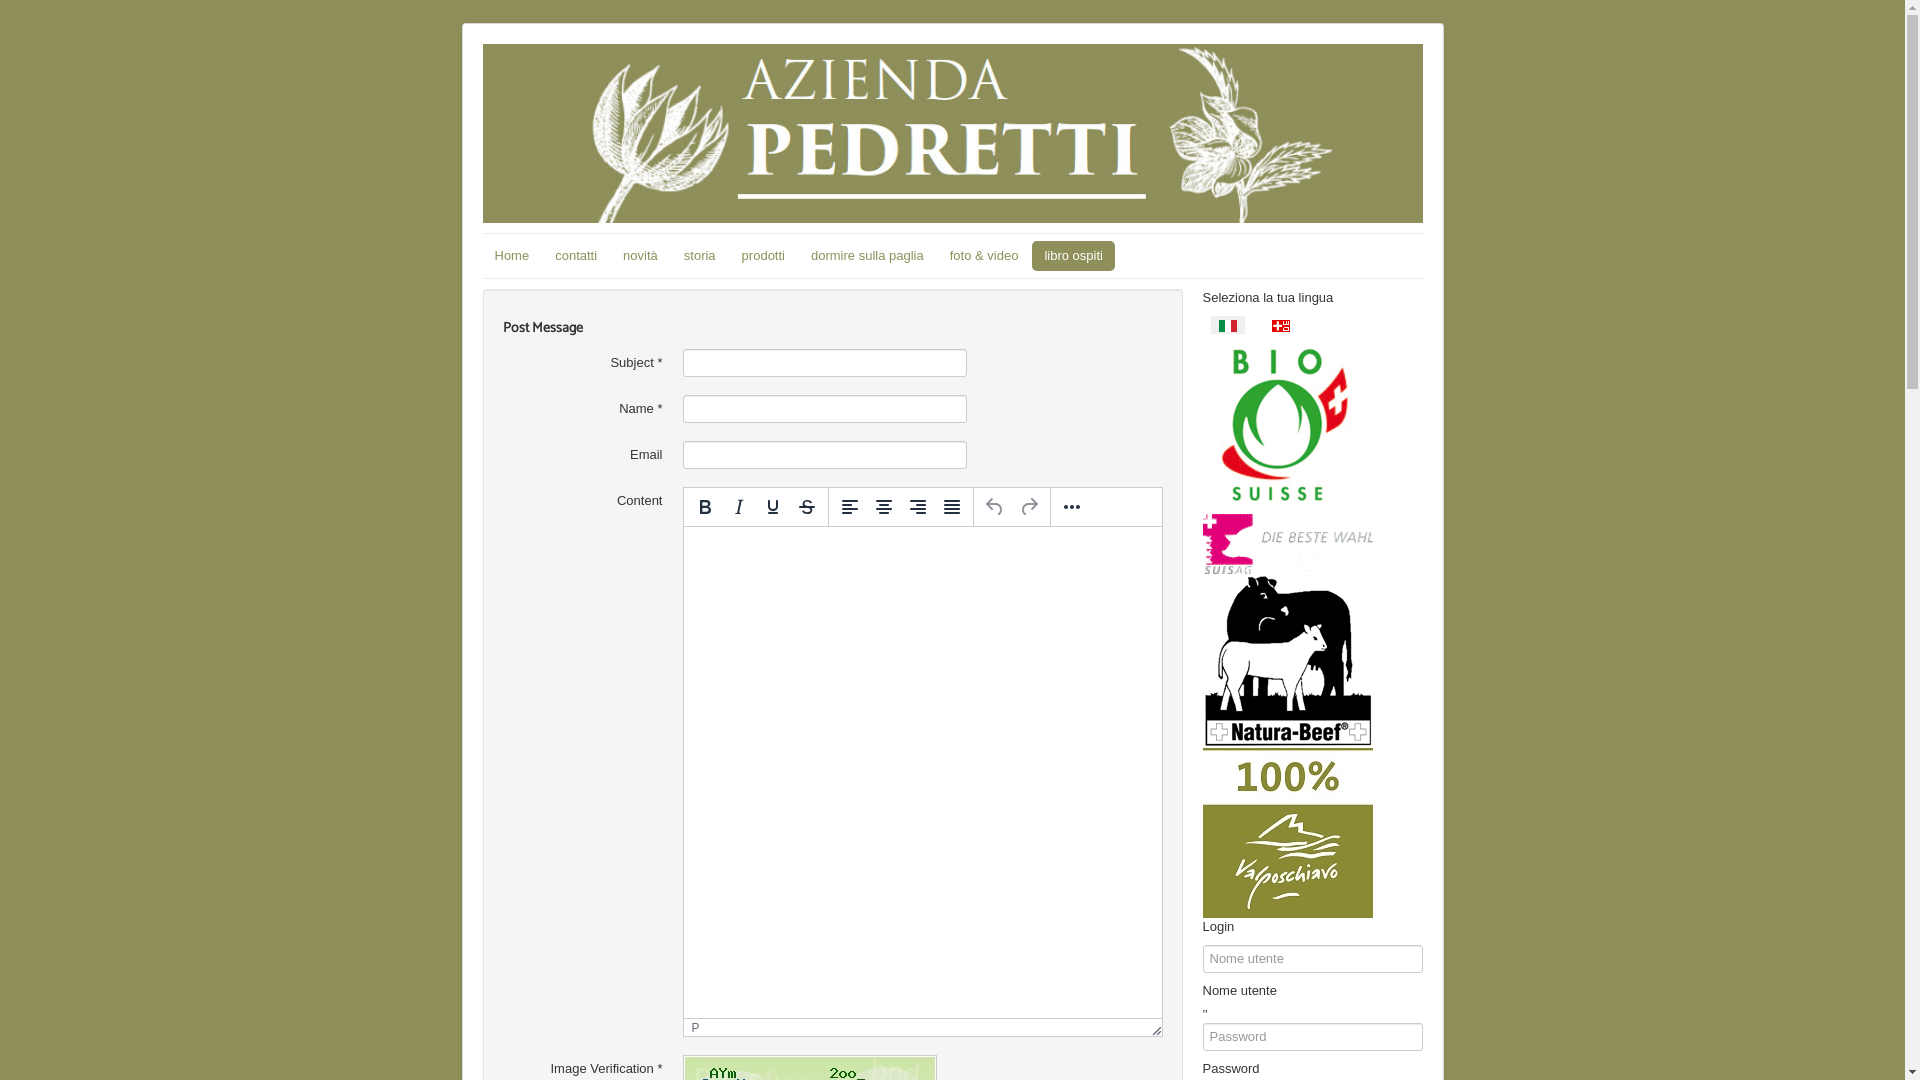 Image resolution: width=1920 pixels, height=1080 pixels. I want to click on 'contatti', so click(575, 254).